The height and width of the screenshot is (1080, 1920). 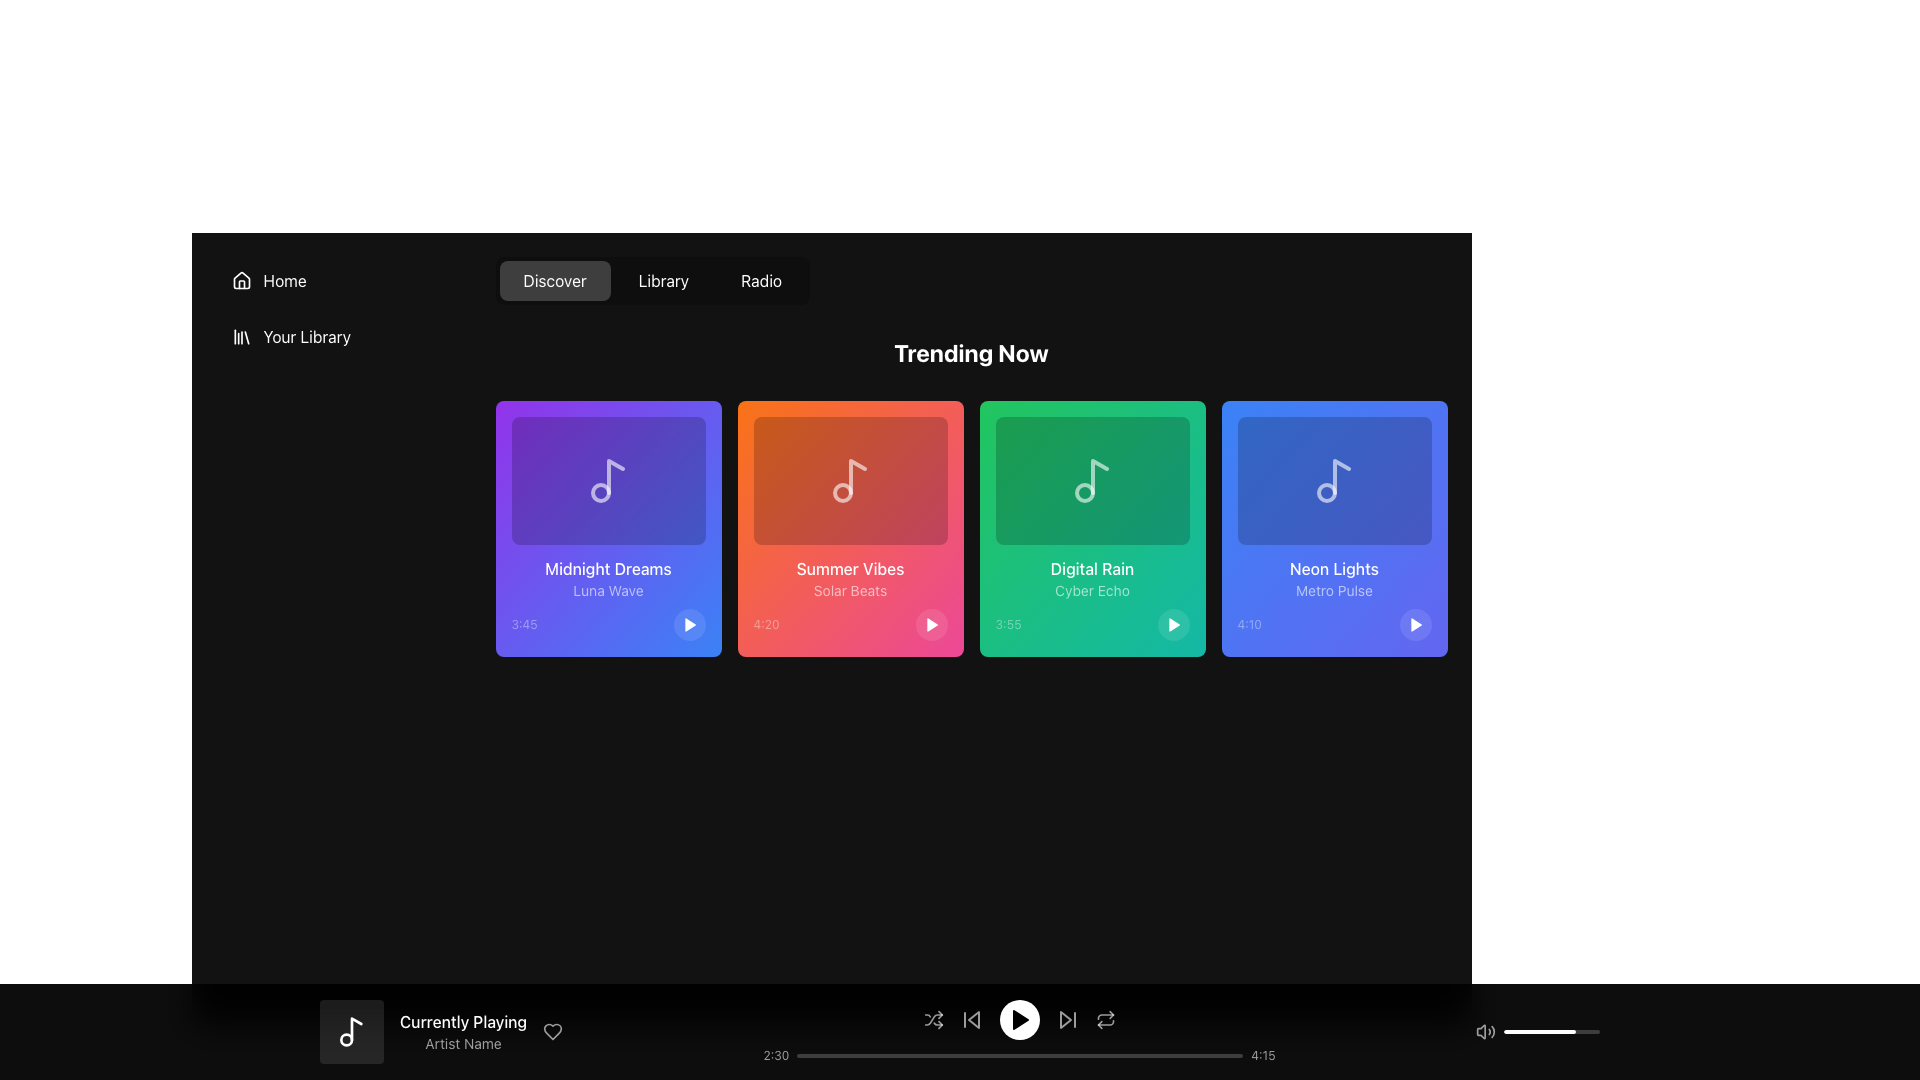 I want to click on the circular button with a semi-transparent white background and a white play icon, located in the bottom-right corner of the 'Neon Lights' card in the 'Trending Now' section, so click(x=1414, y=623).